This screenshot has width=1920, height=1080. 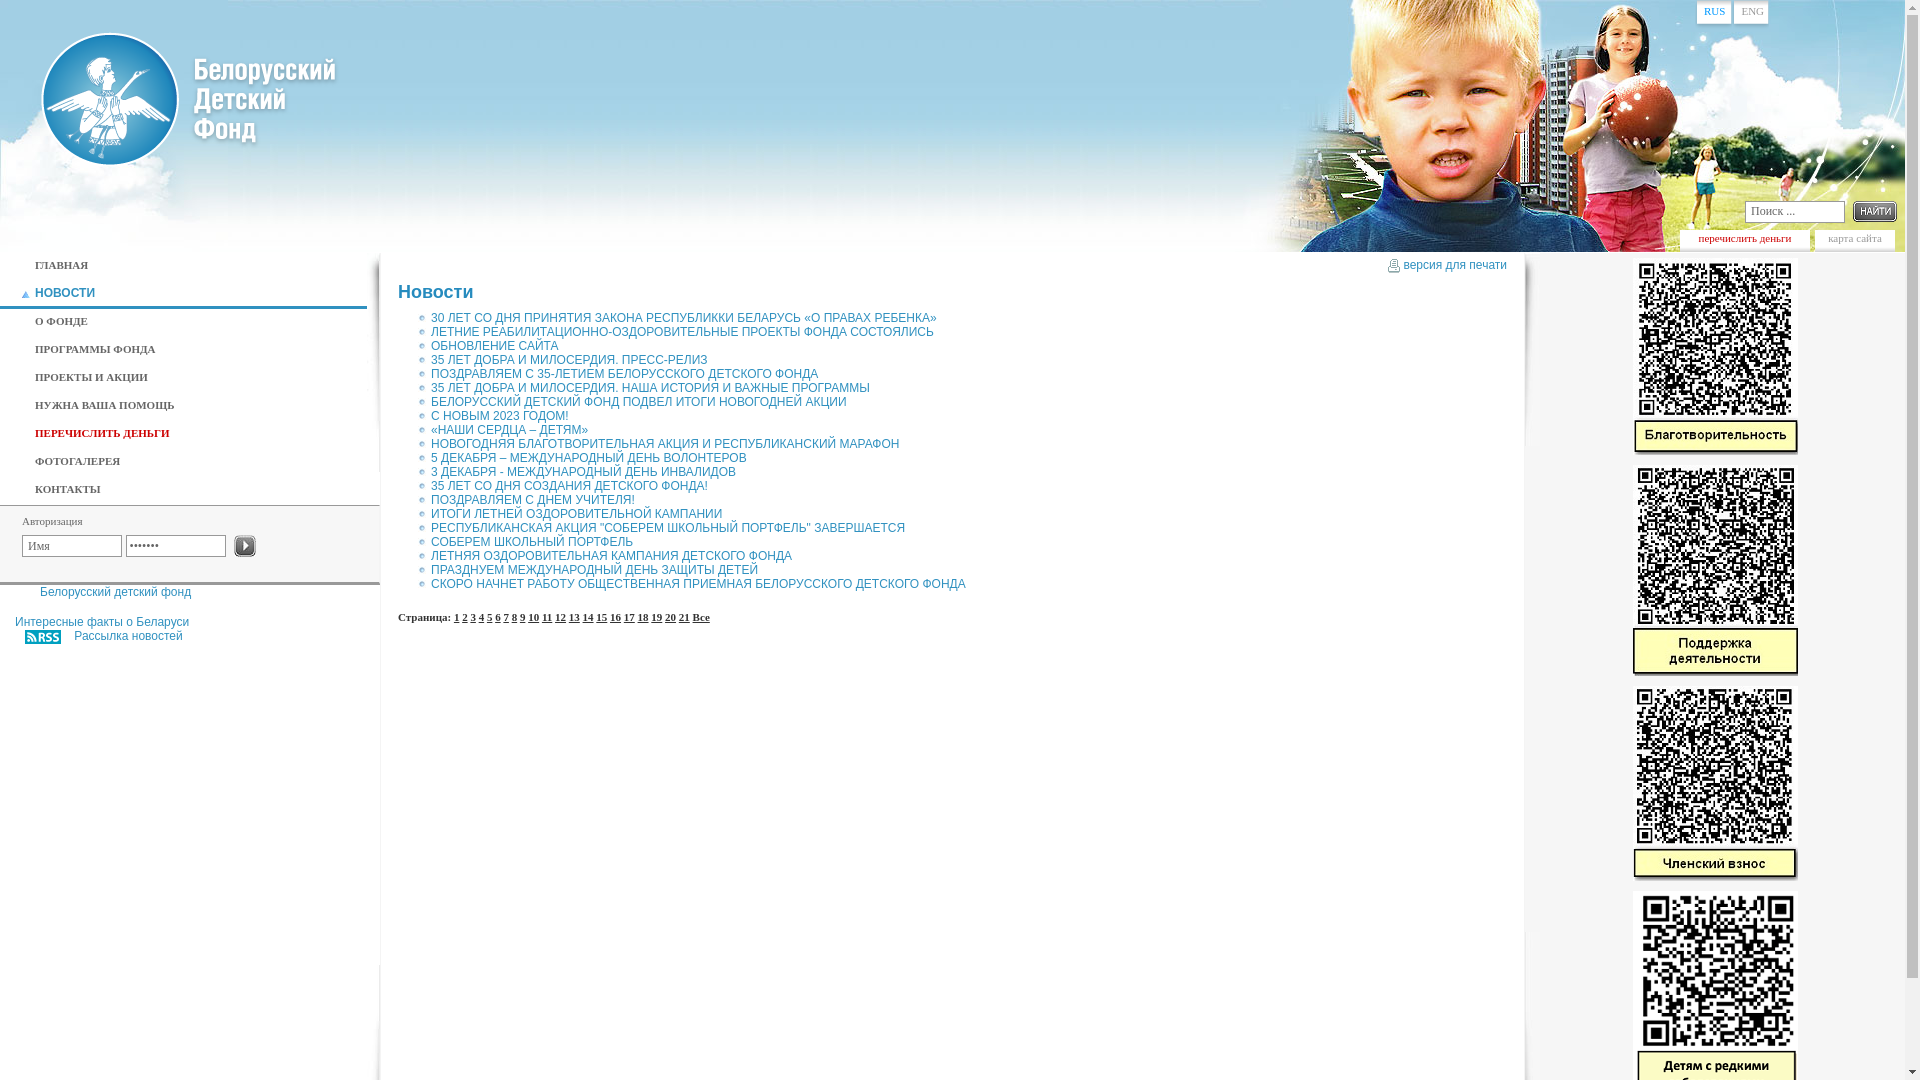 I want to click on '16', so click(x=614, y=611).